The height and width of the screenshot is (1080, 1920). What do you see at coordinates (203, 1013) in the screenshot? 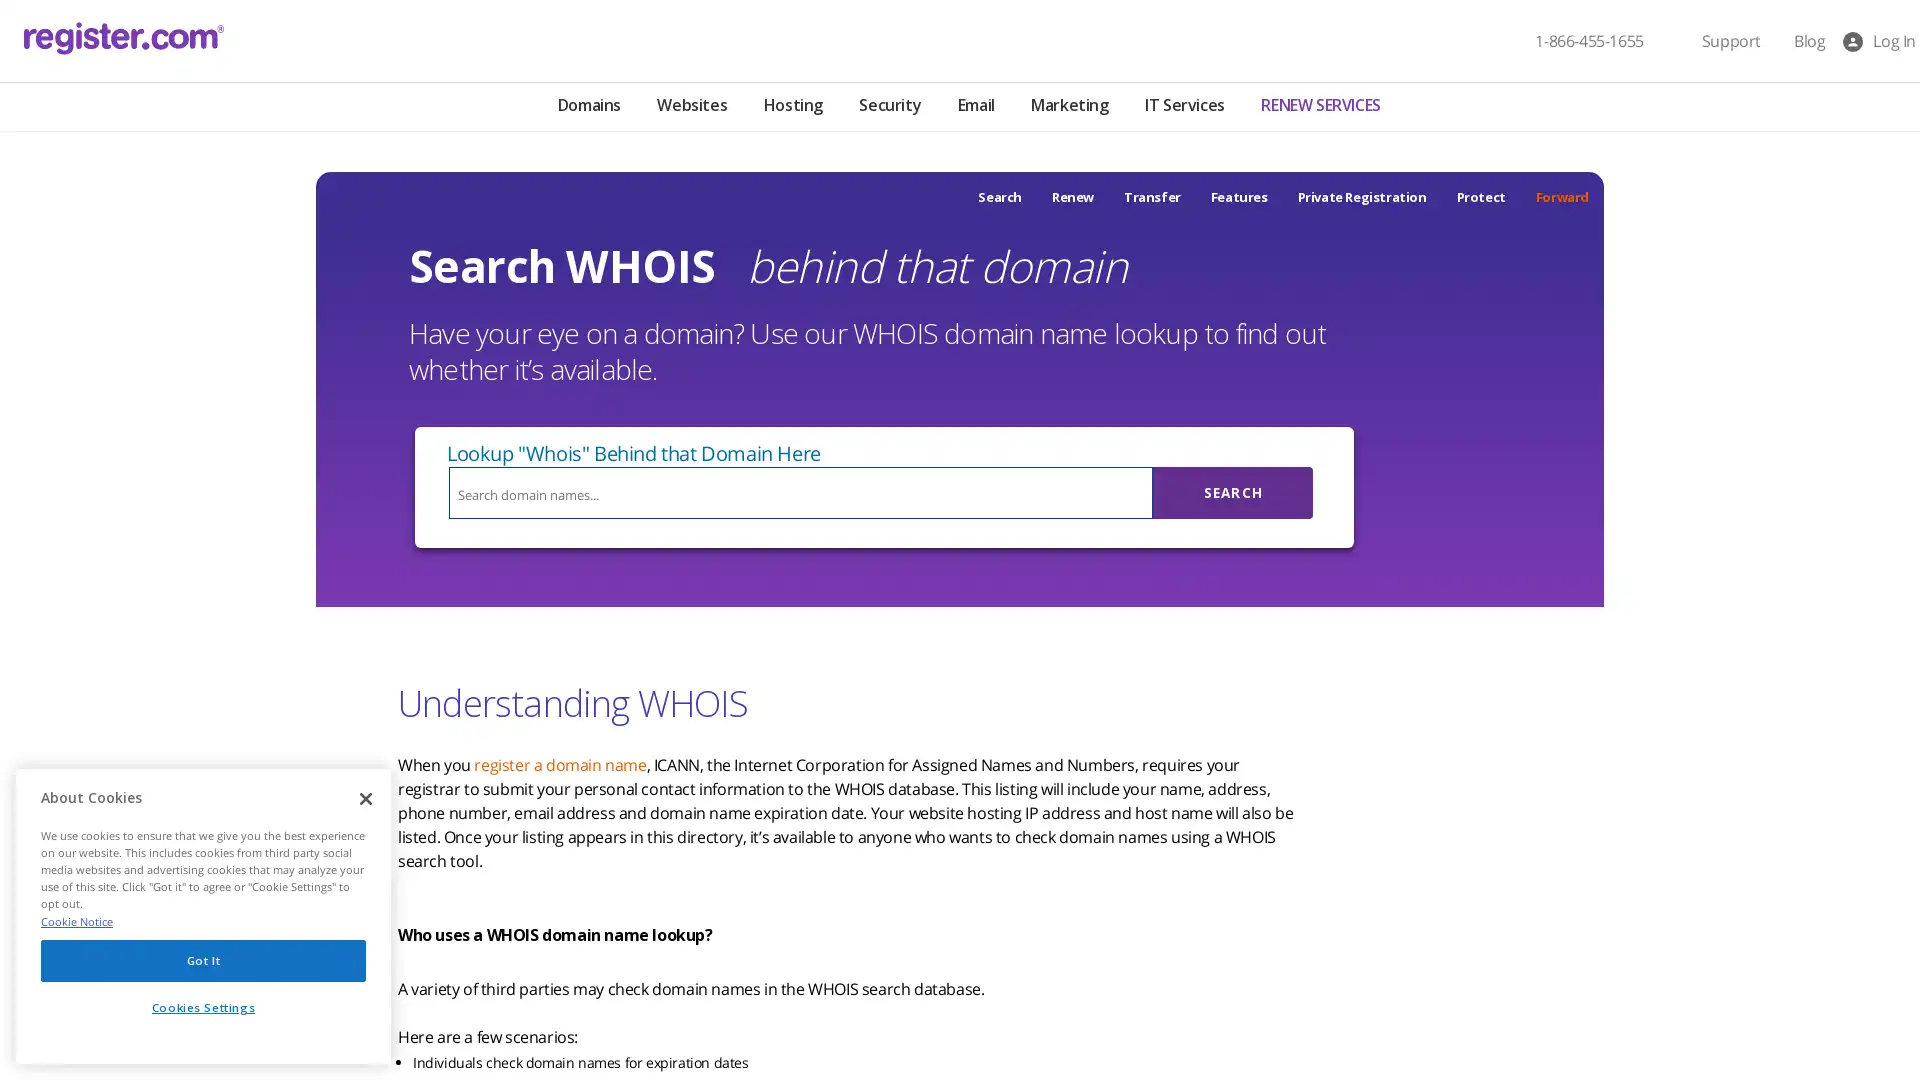
I see `Cookies Settings` at bounding box center [203, 1013].